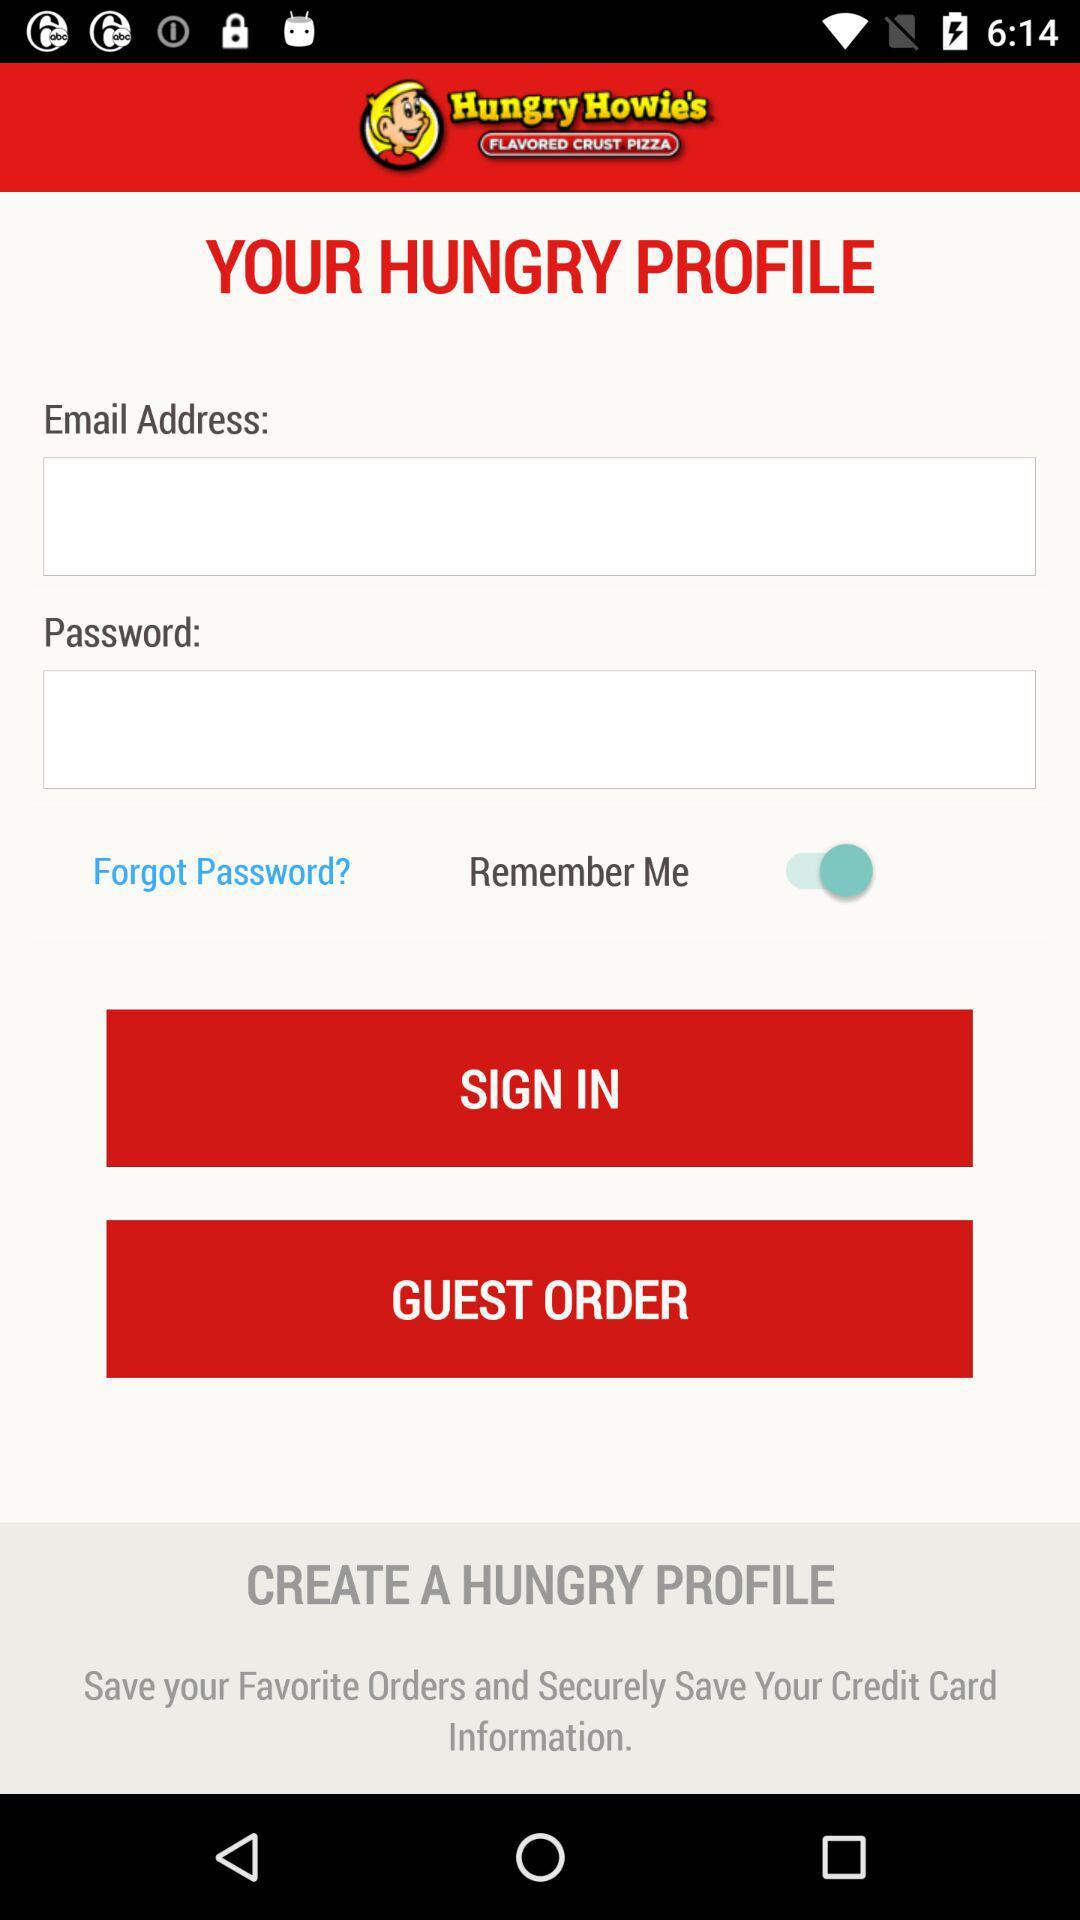  Describe the element at coordinates (538, 1086) in the screenshot. I see `the sign in icon` at that location.